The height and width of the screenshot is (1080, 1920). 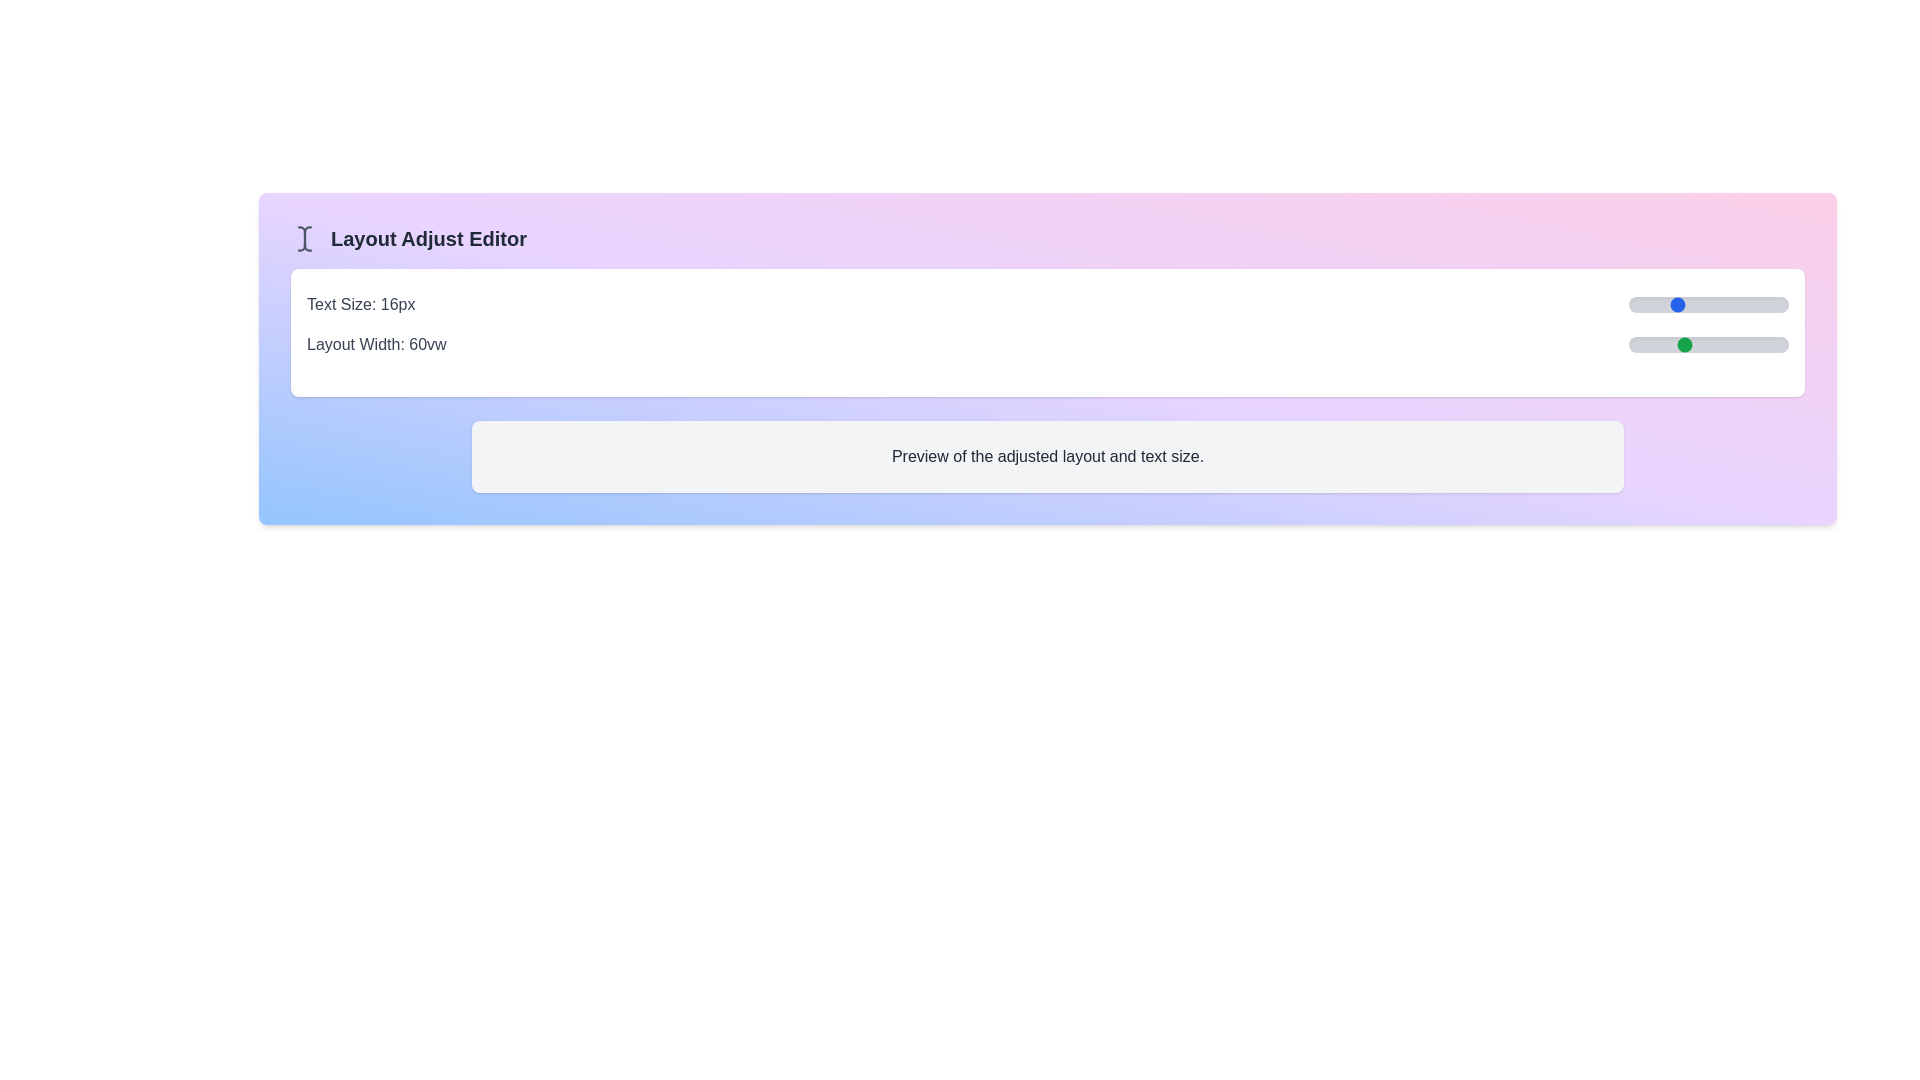 What do you see at coordinates (1628, 304) in the screenshot?
I see `the text size` at bounding box center [1628, 304].